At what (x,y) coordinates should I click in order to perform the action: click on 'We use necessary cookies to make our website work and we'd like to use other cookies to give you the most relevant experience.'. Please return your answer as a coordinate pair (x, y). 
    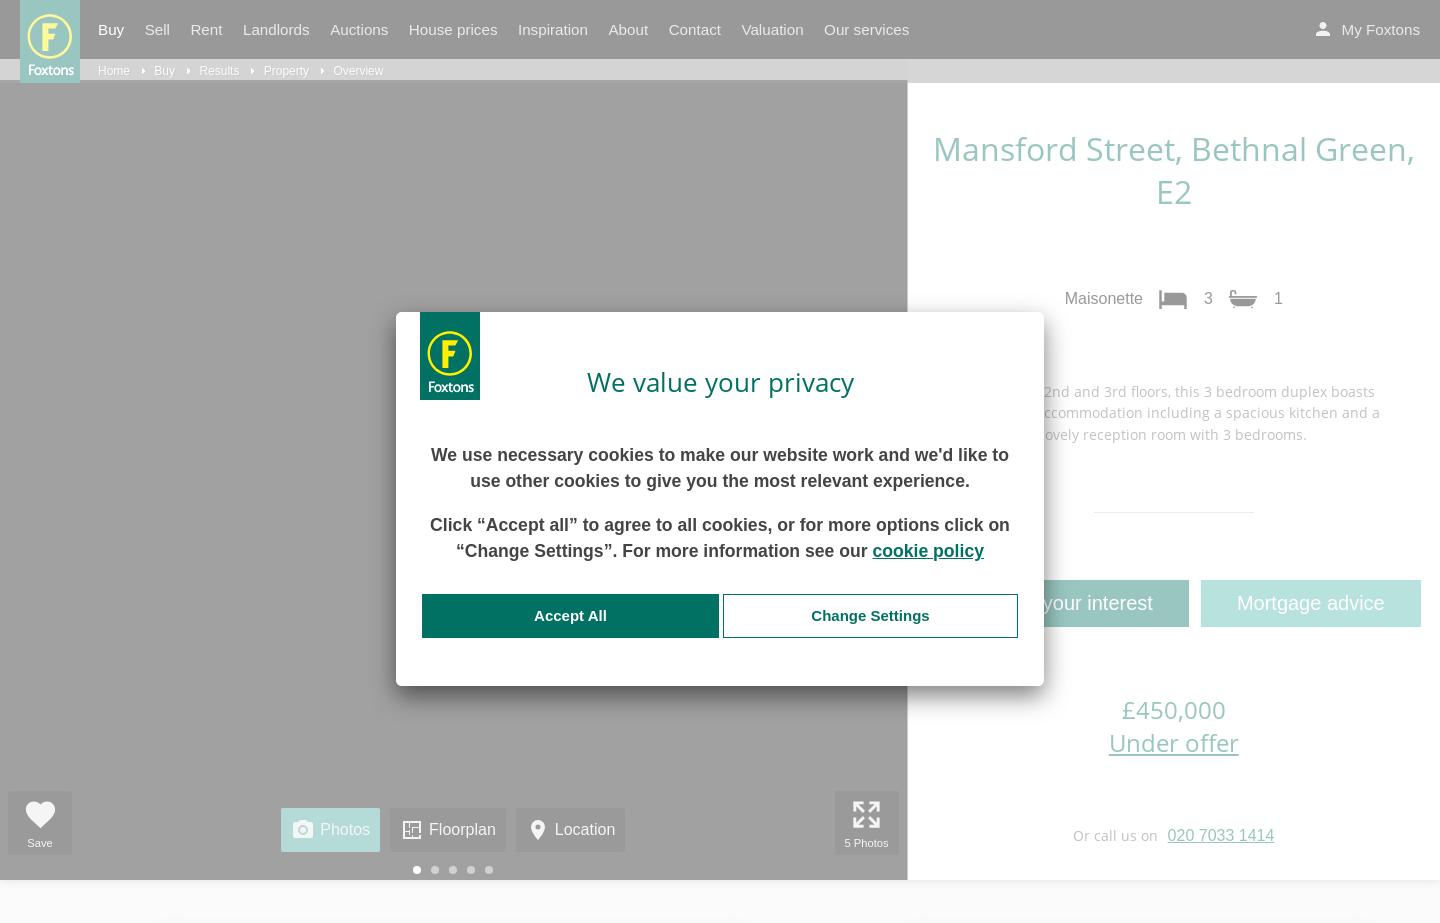
    Looking at the image, I should click on (719, 466).